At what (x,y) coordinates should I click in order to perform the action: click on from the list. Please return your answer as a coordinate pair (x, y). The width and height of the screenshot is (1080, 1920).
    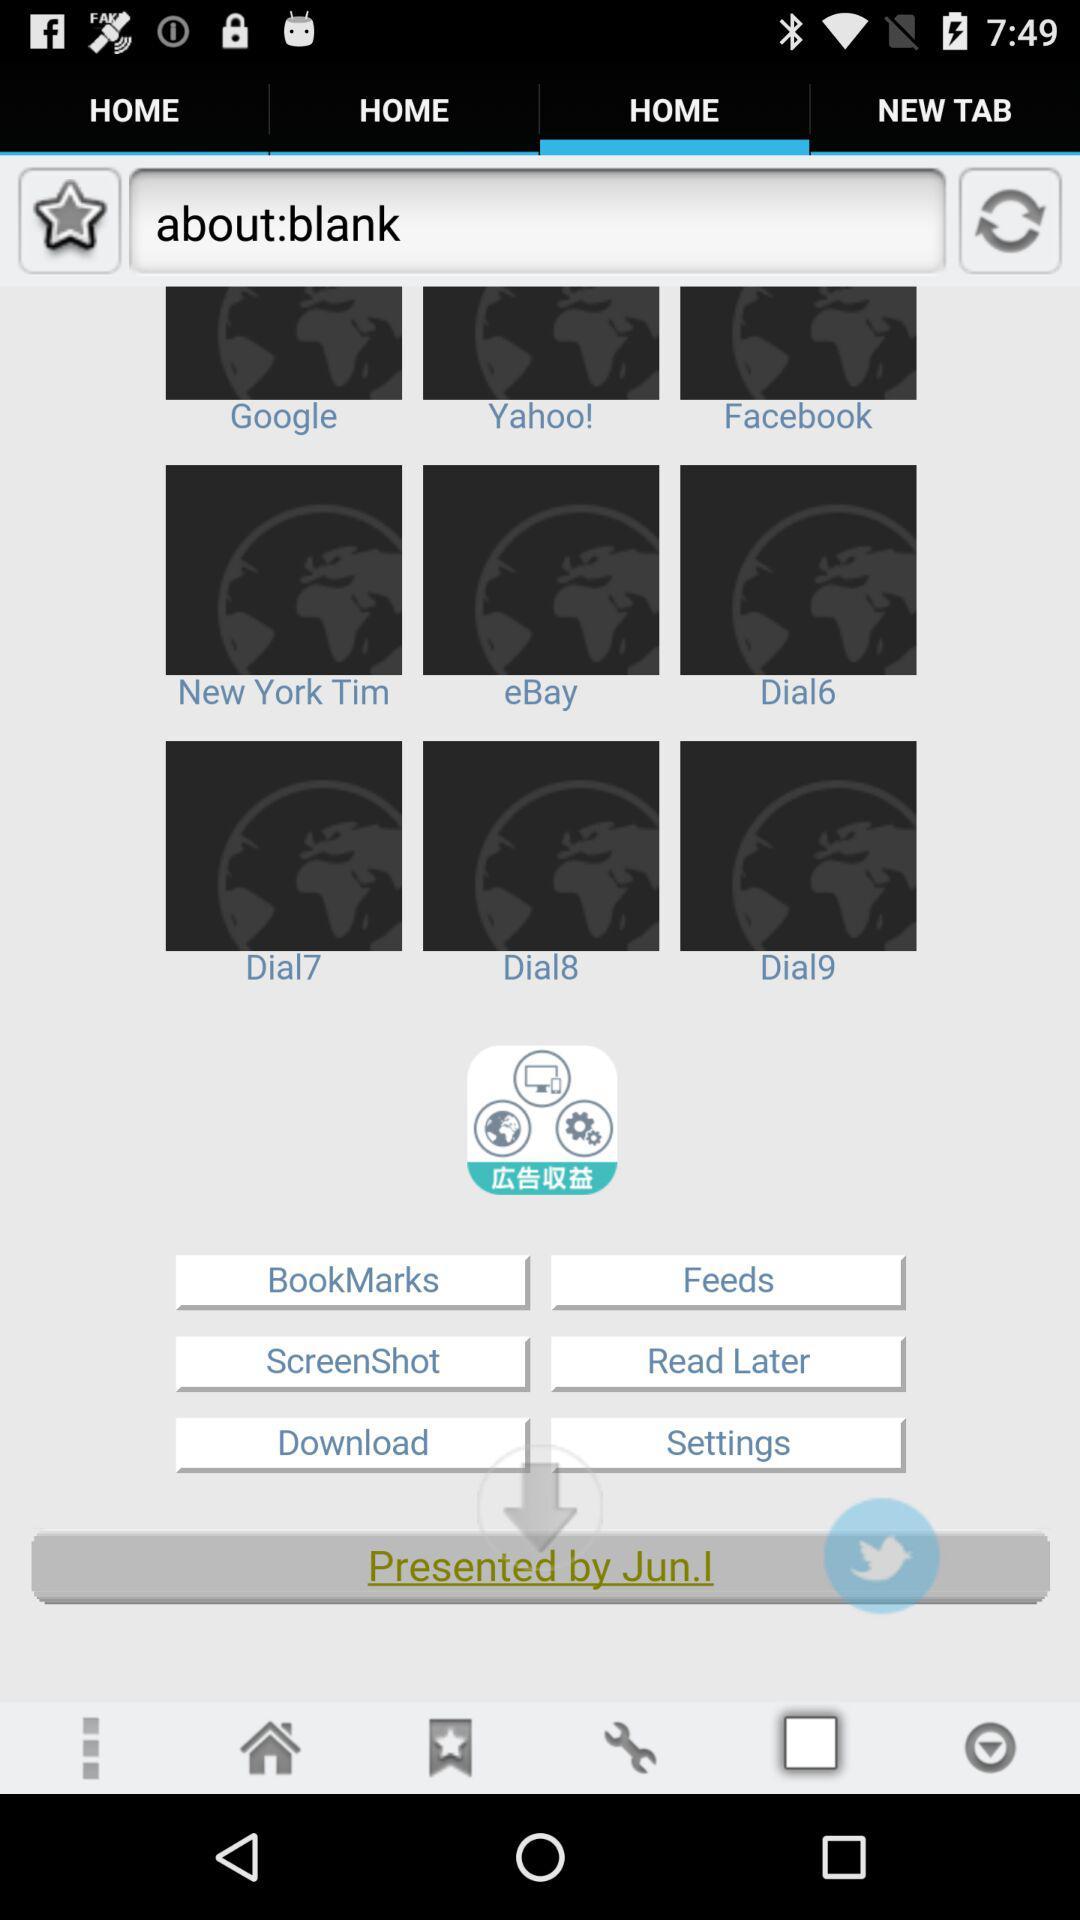
    Looking at the image, I should click on (990, 1746).